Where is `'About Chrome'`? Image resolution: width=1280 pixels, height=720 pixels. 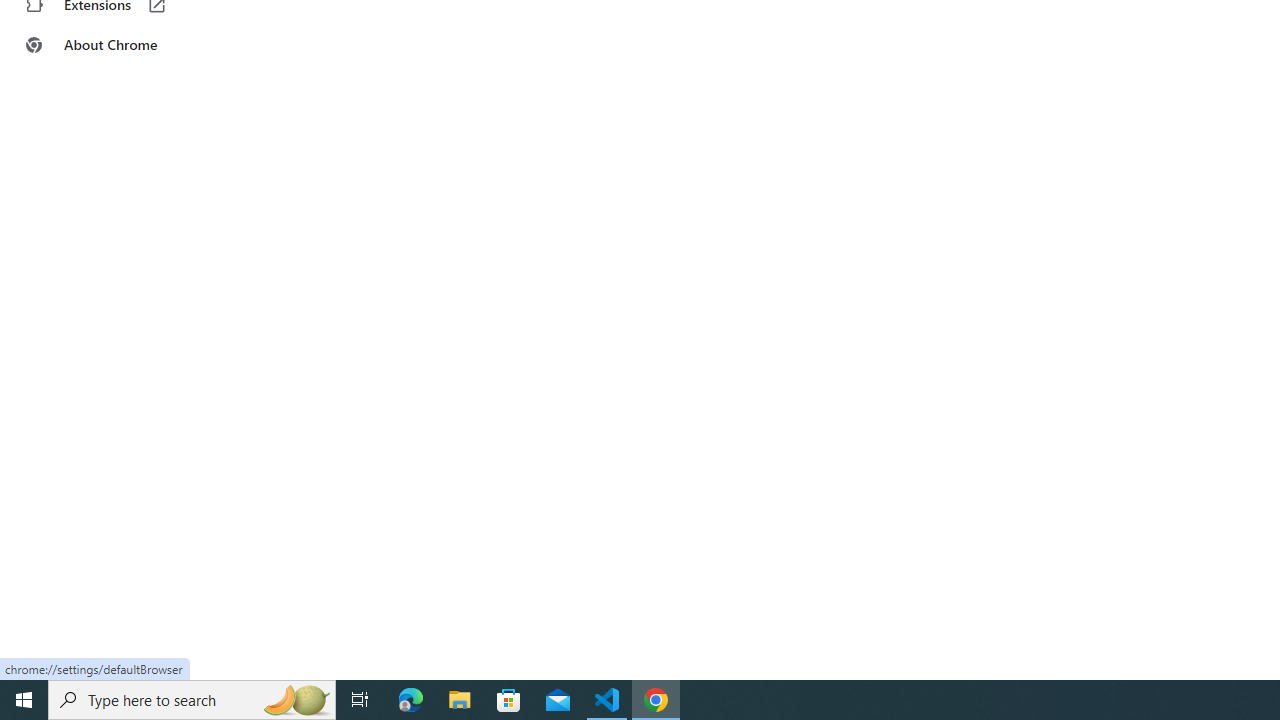
'About Chrome' is located at coordinates (123, 45).